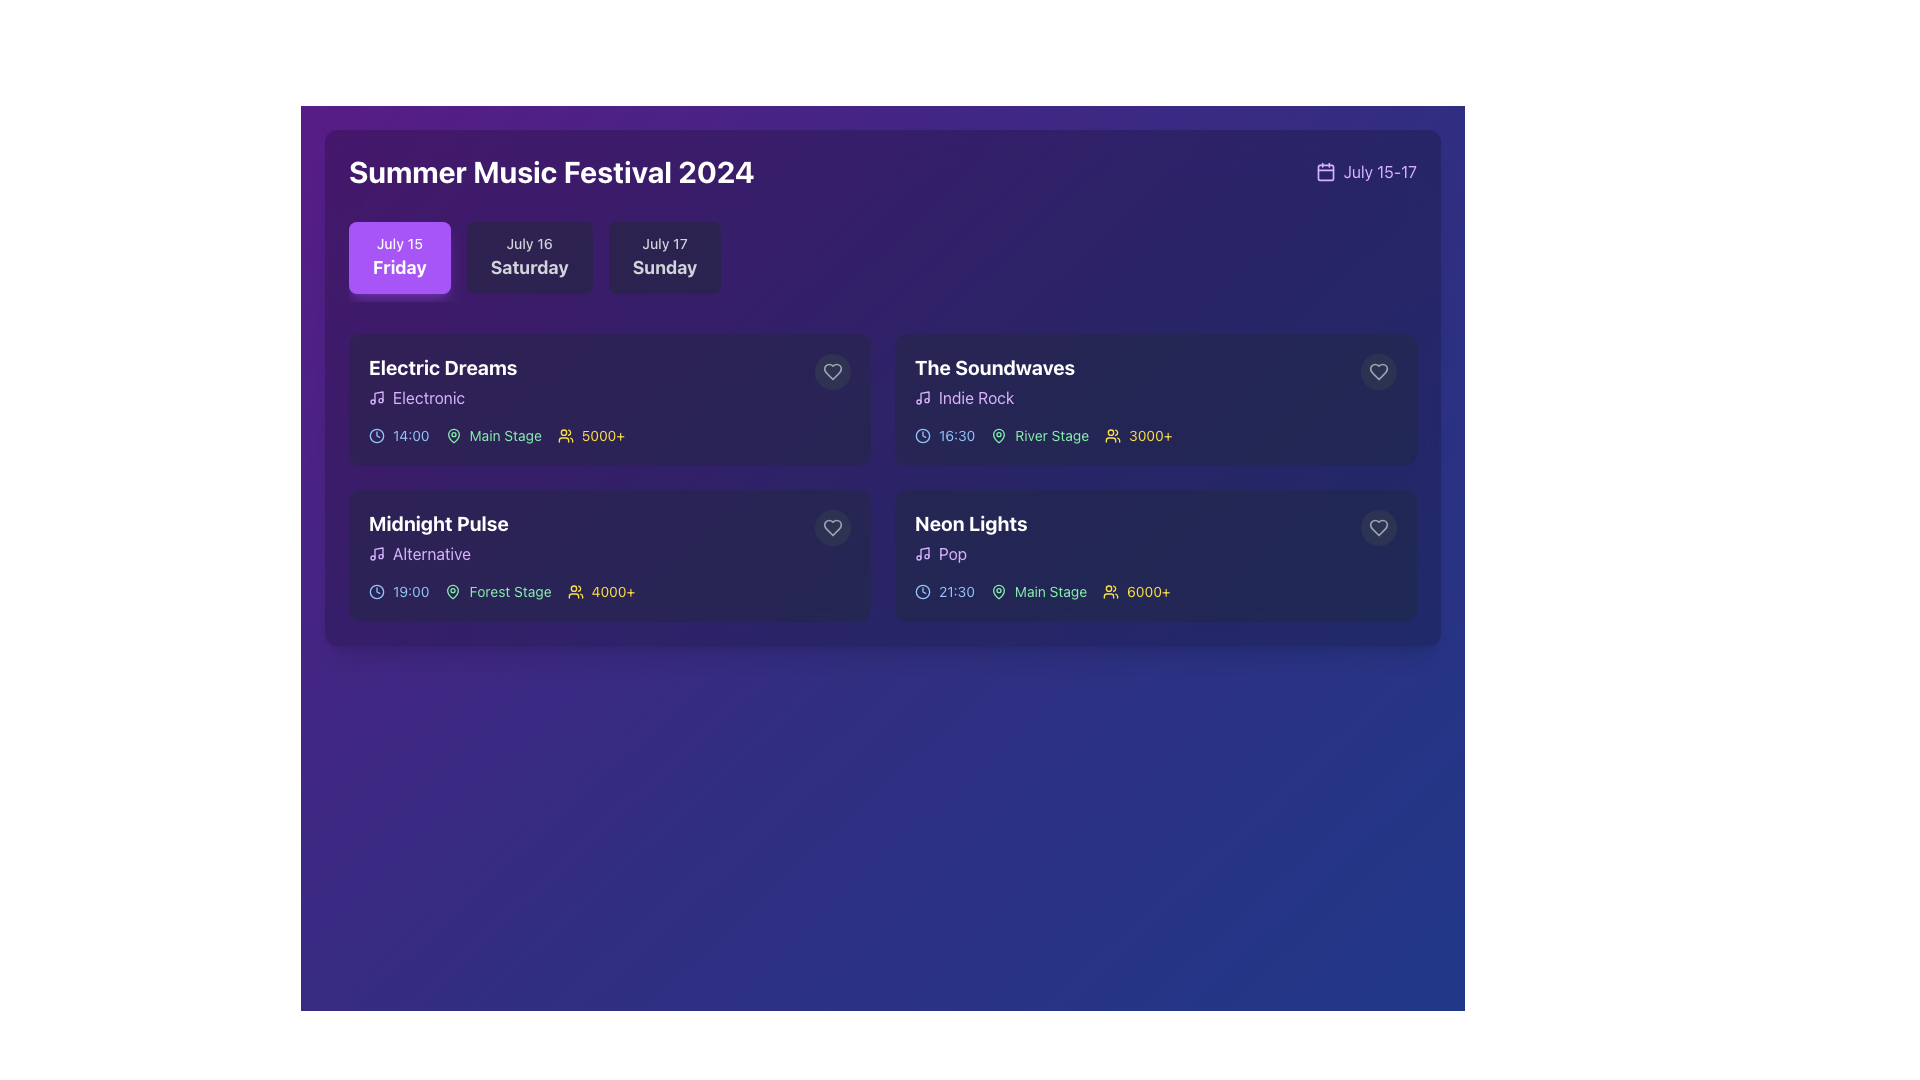 The width and height of the screenshot is (1920, 1080). I want to click on the 'Electronic' label, which is styled in purple and has a music note icon, located within the 'Electric Dreams' group, so click(442, 397).